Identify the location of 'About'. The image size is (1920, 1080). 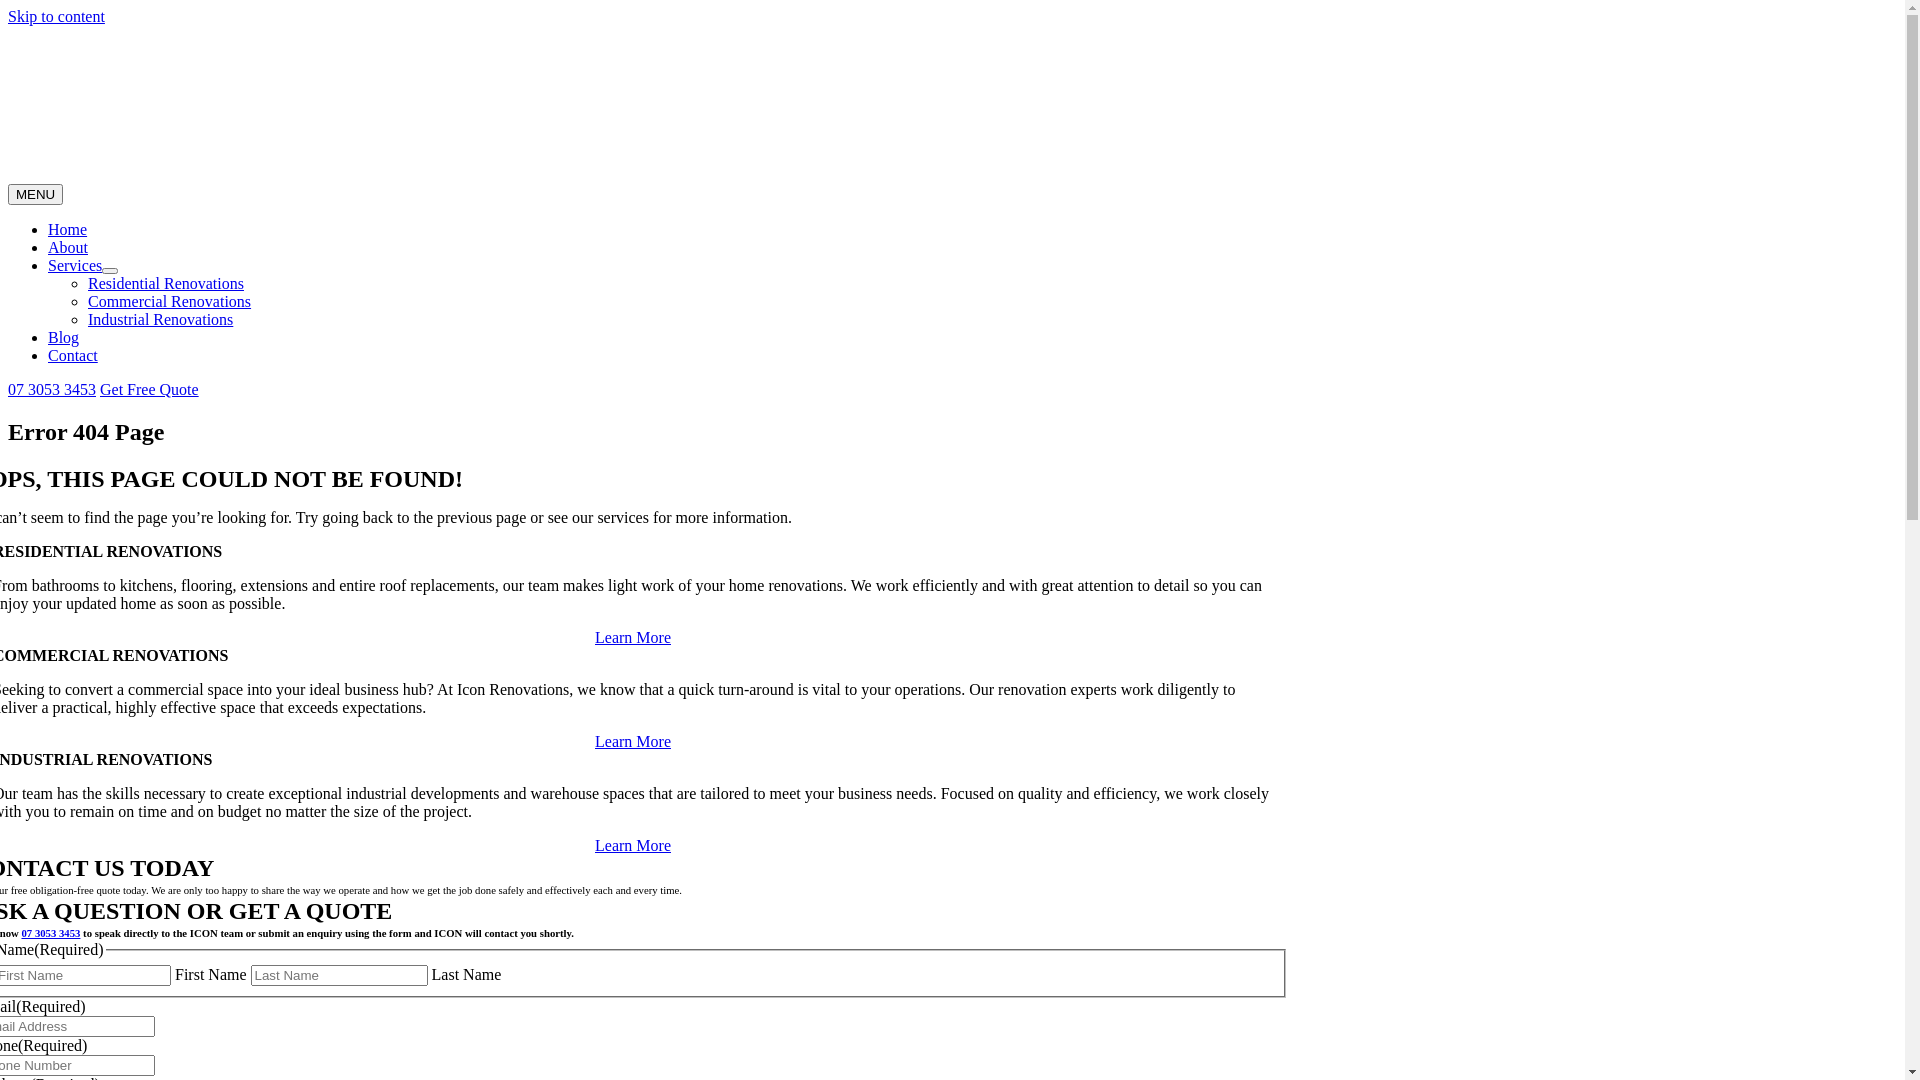
(67, 246).